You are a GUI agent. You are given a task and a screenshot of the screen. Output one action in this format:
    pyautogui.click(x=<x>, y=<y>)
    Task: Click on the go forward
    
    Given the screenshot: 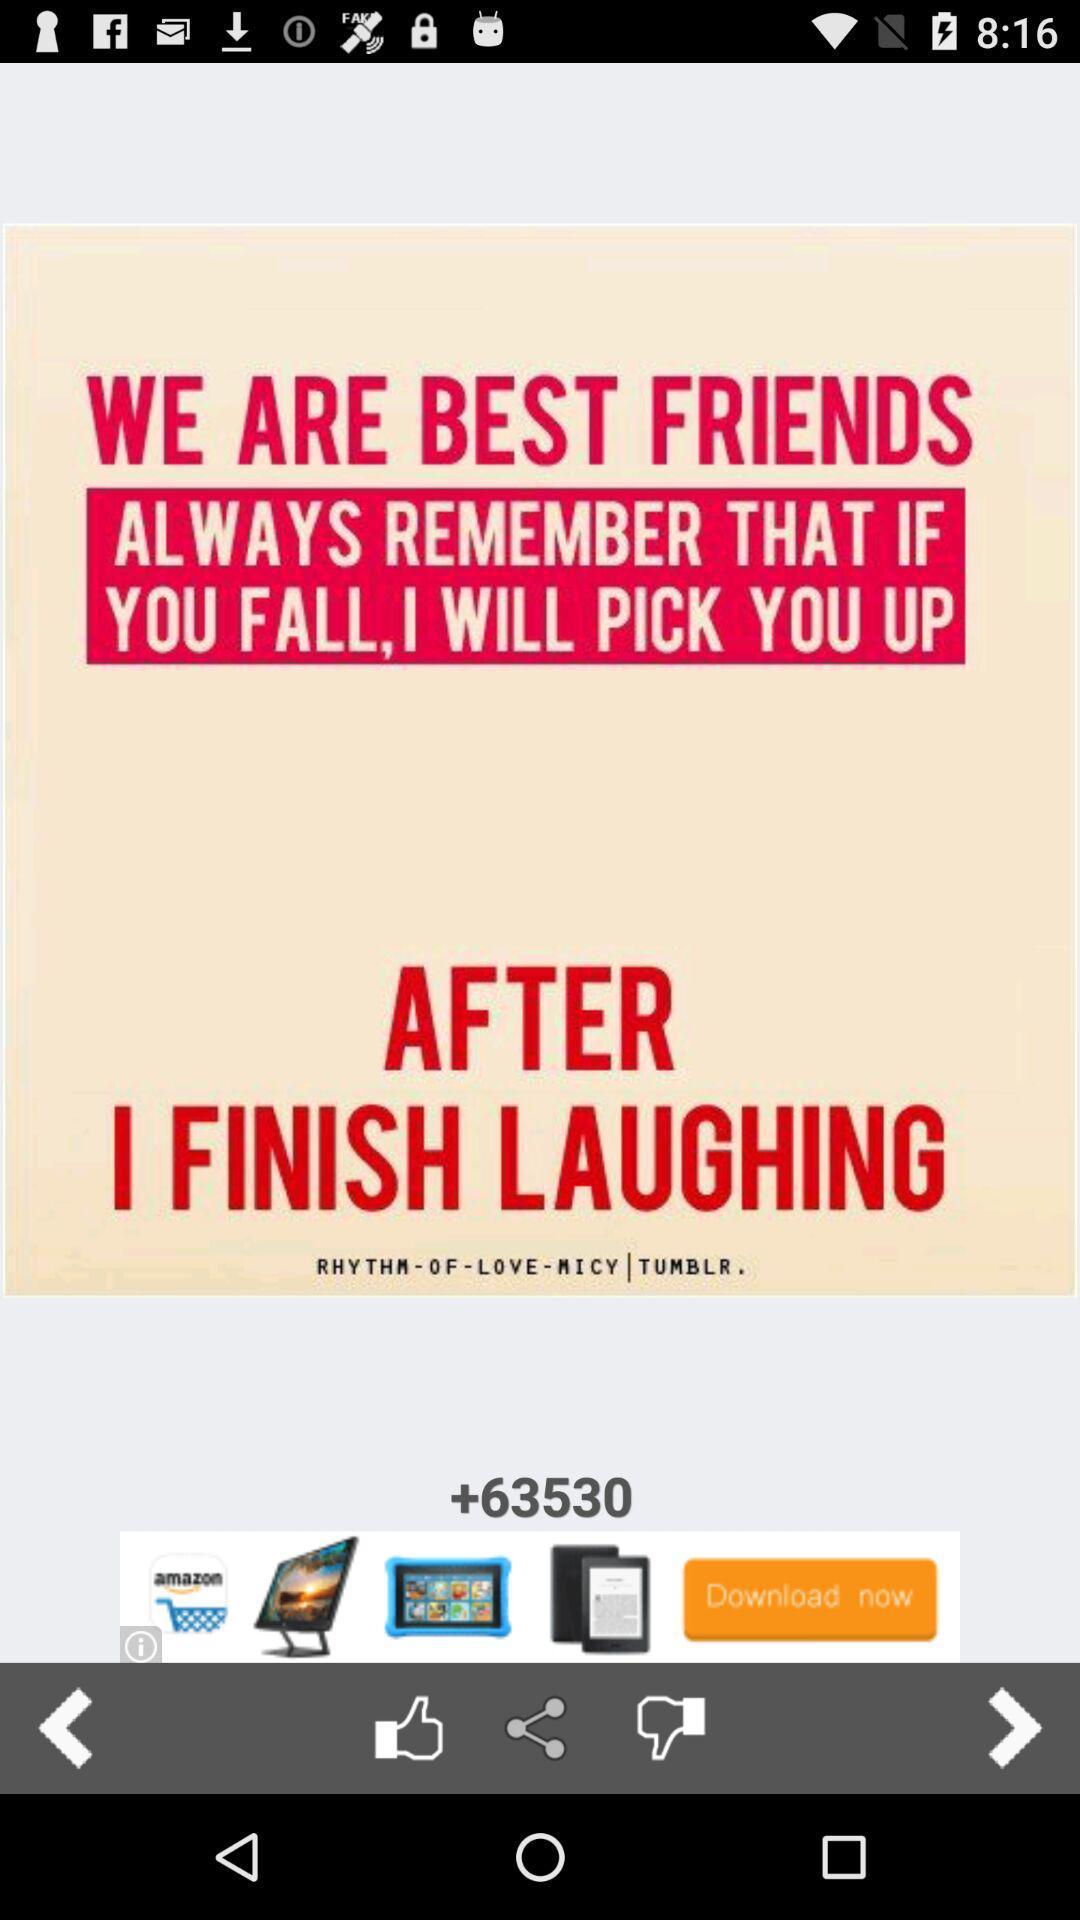 What is the action you would take?
    pyautogui.click(x=1014, y=1727)
    